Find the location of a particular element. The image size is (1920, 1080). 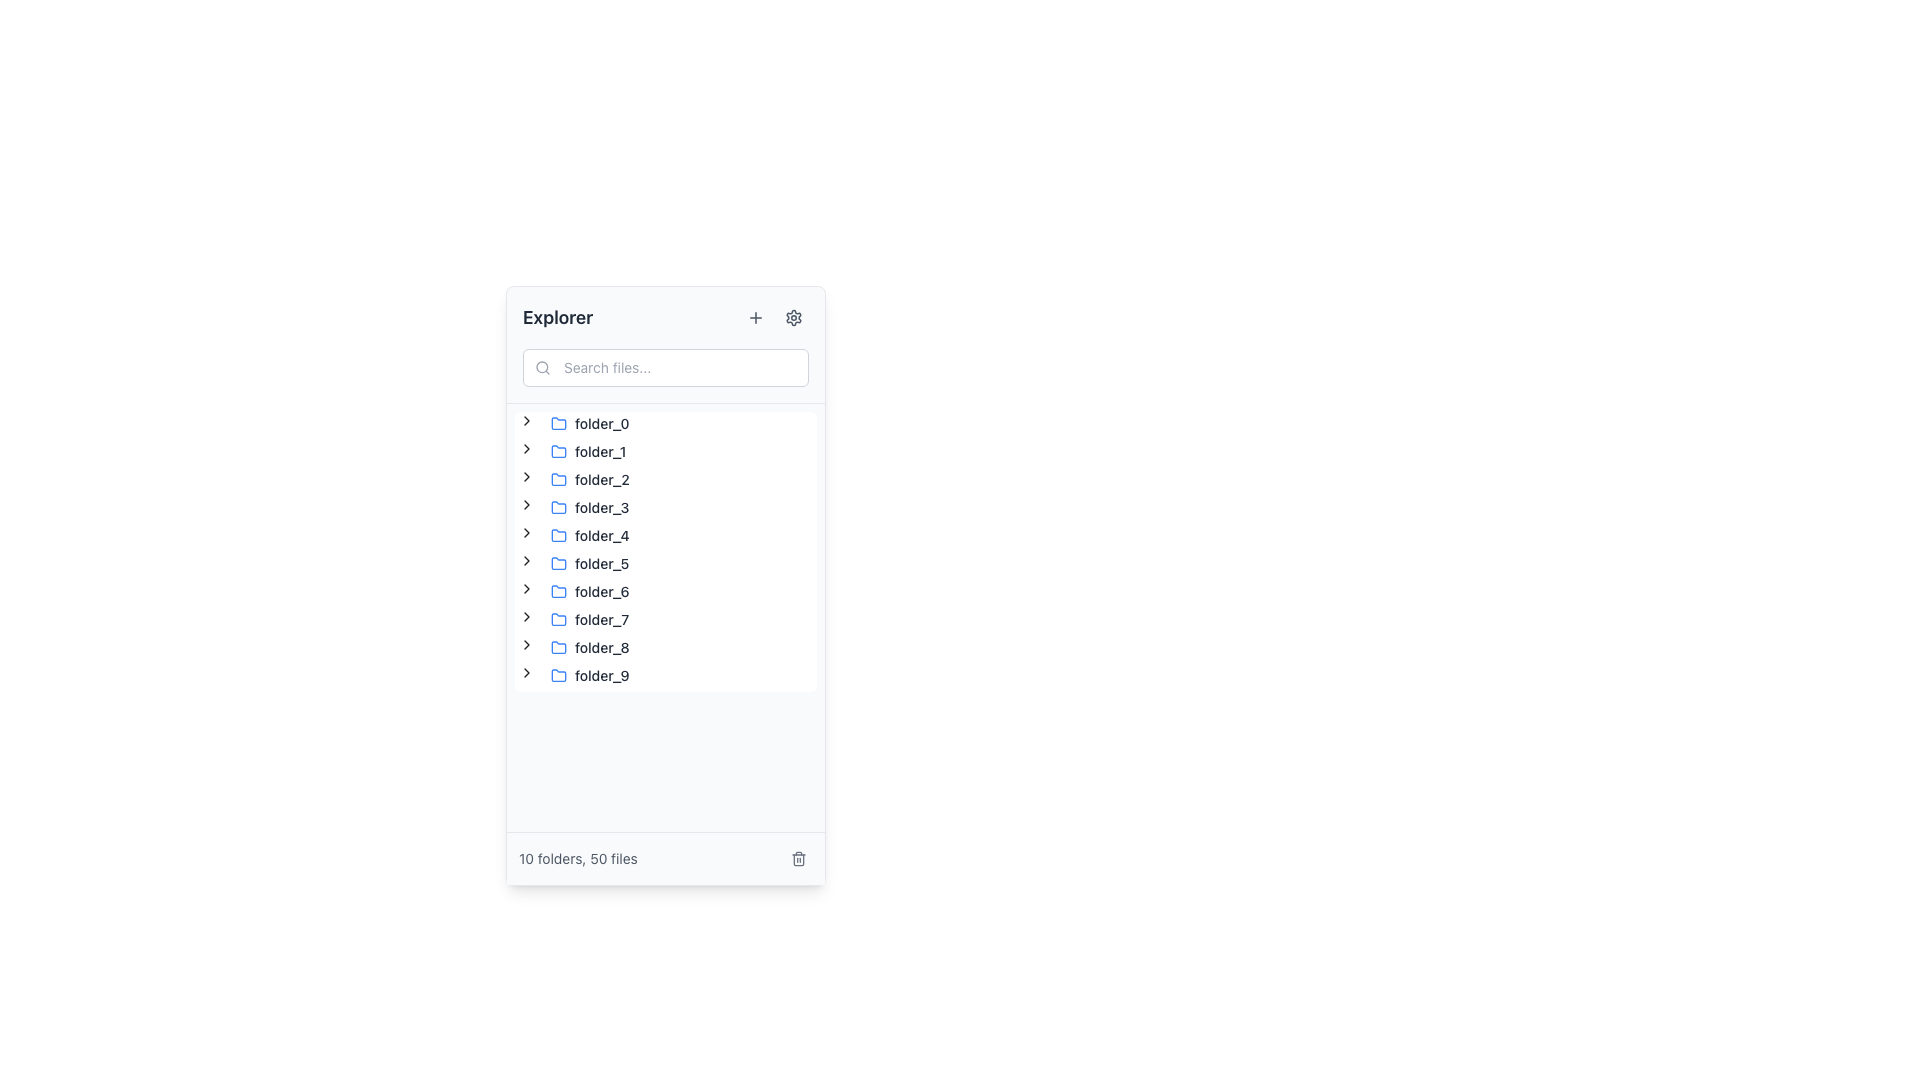

the chevron icon is located at coordinates (527, 648).